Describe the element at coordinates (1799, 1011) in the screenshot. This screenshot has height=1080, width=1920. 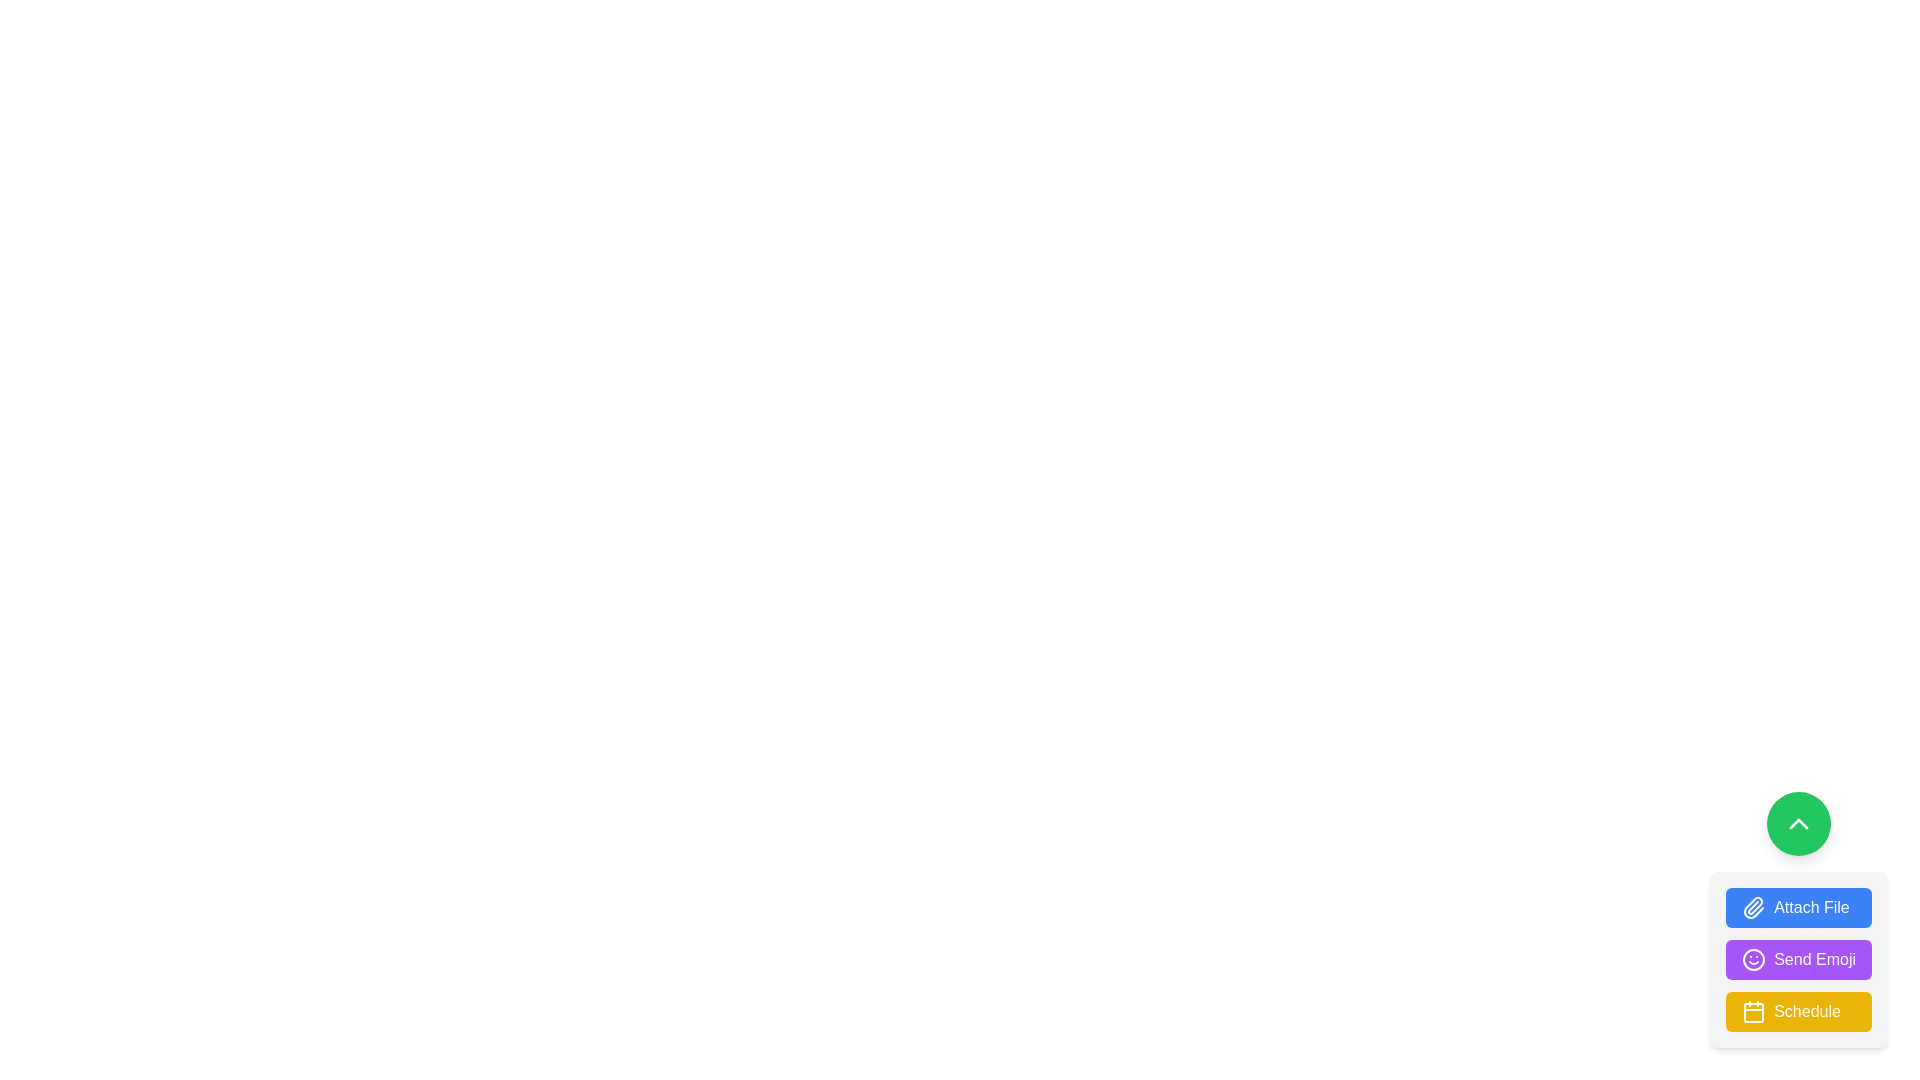
I see `the 'Schedule' button with a yellow background and white text` at that location.